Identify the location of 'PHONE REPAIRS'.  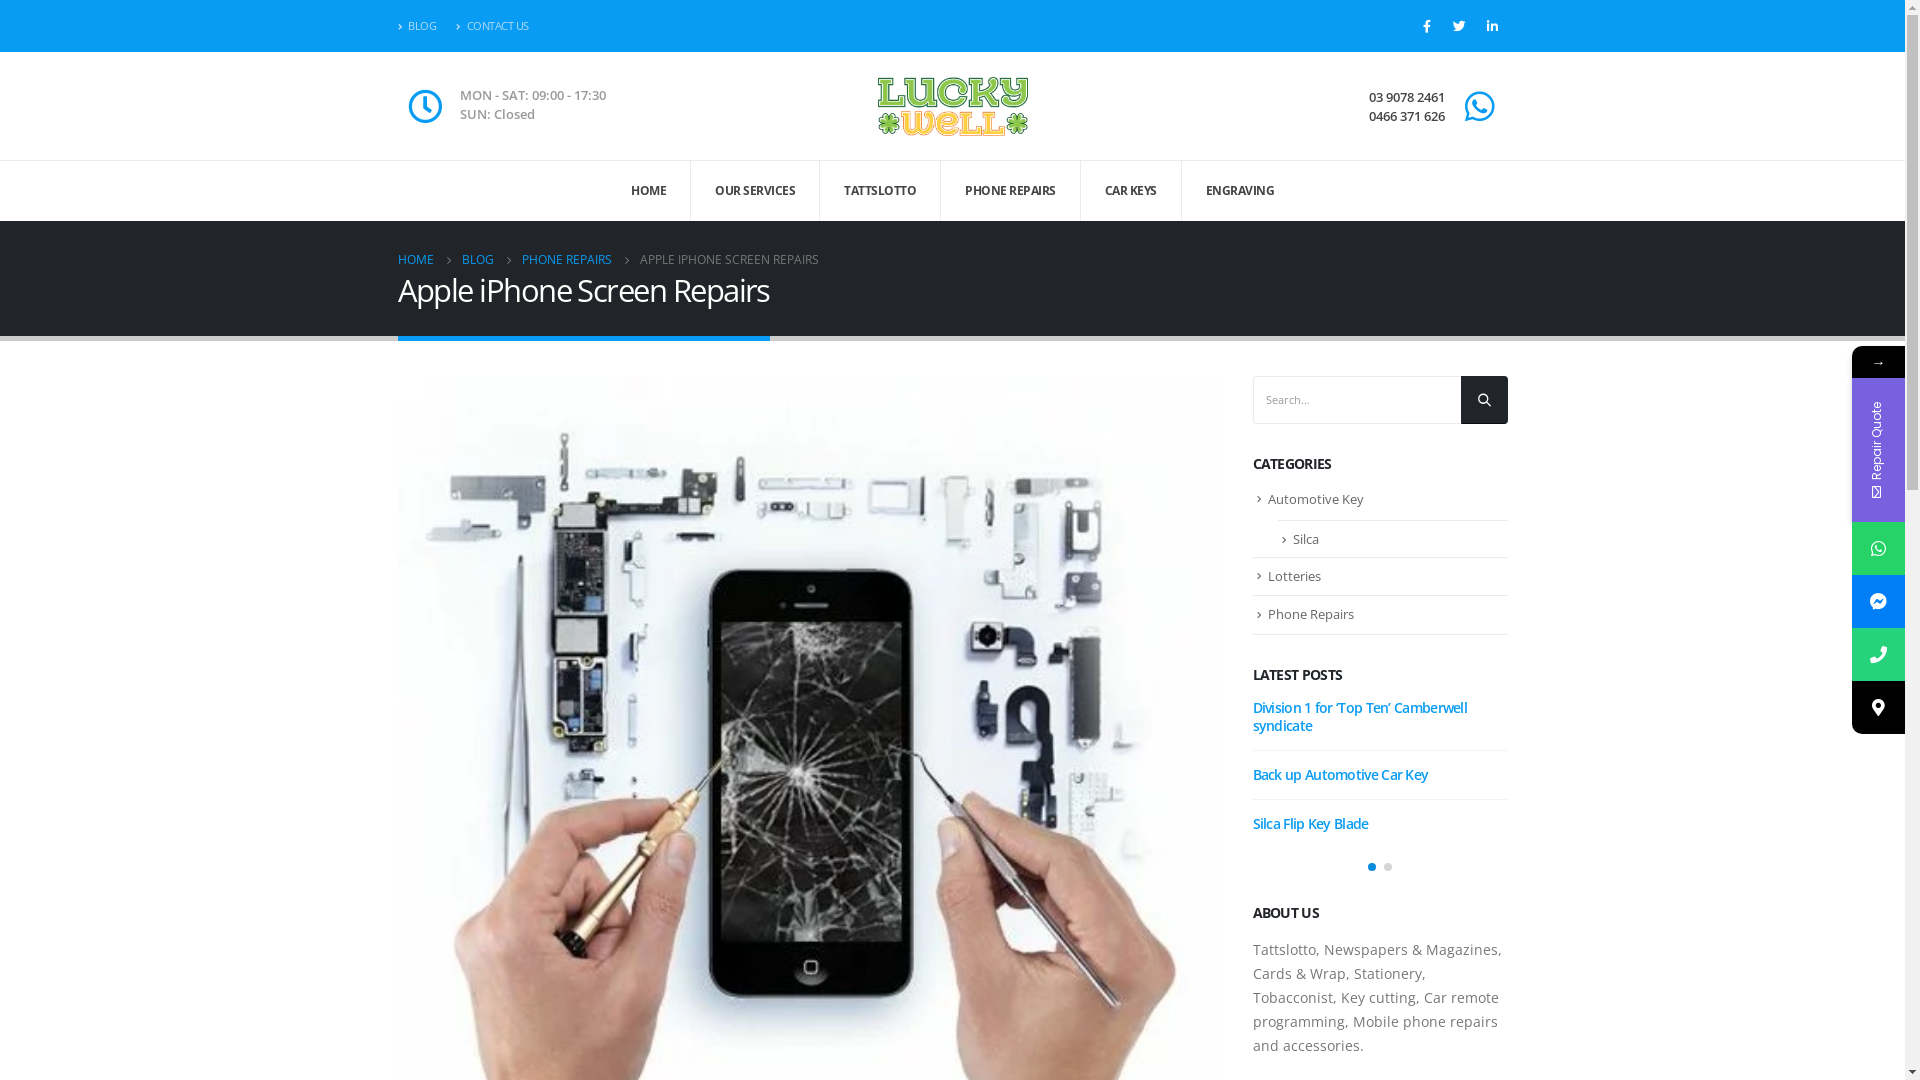
(1011, 191).